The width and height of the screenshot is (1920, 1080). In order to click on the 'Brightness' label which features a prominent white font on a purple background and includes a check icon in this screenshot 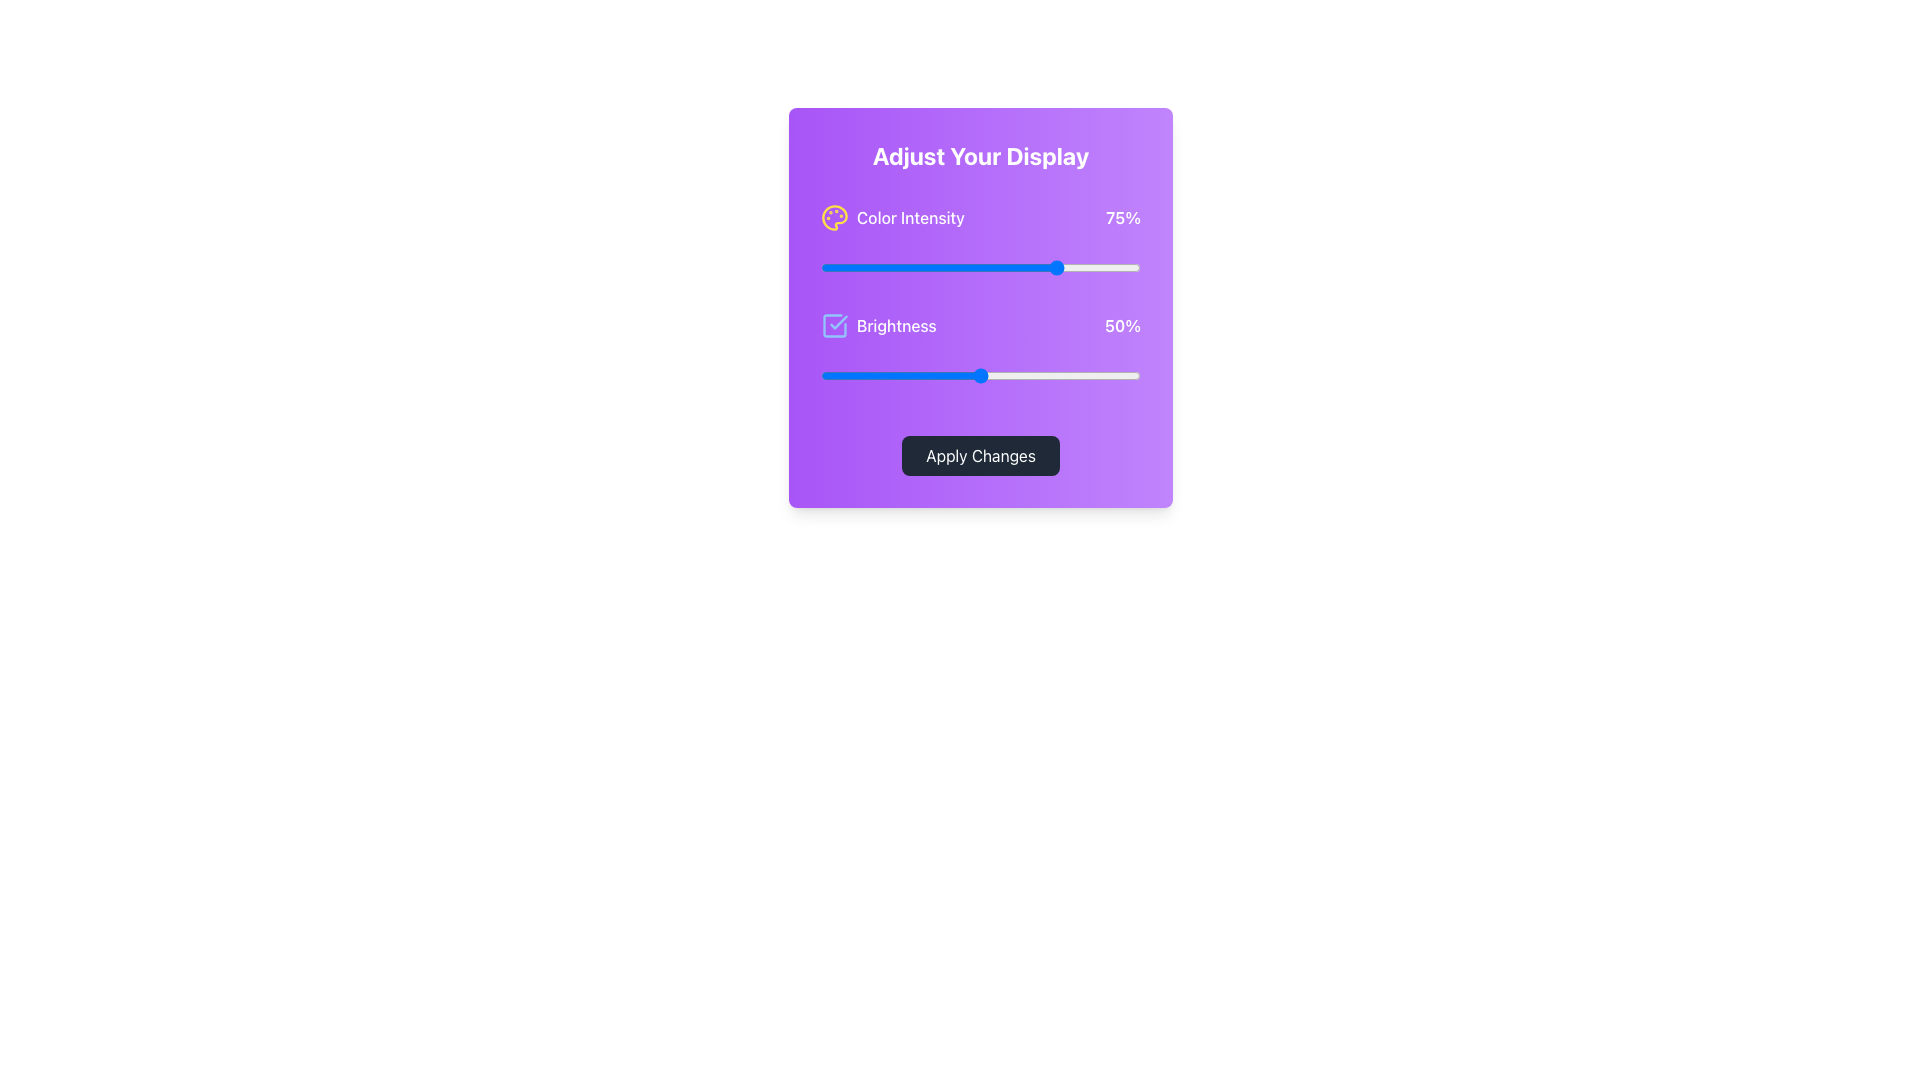, I will do `click(878, 325)`.